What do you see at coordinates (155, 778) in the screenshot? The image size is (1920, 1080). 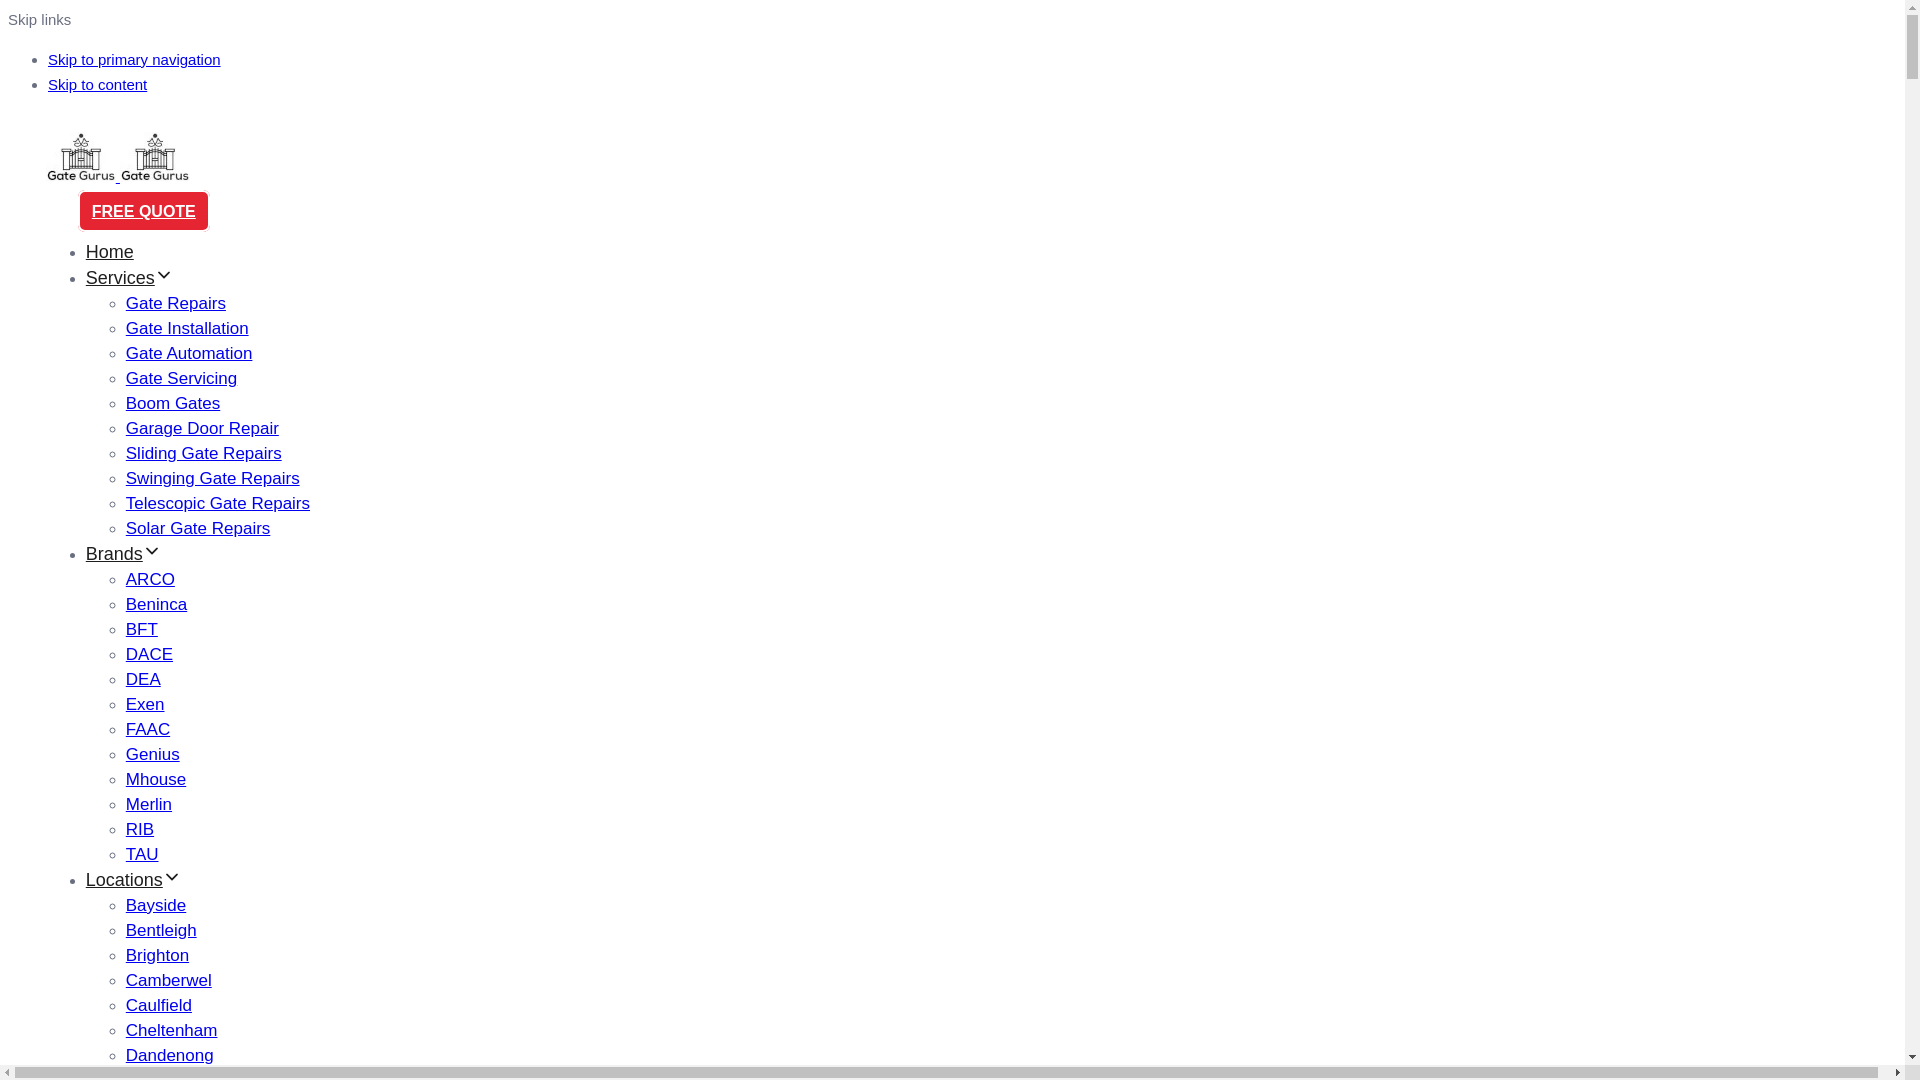 I see `'Mhouse'` at bounding box center [155, 778].